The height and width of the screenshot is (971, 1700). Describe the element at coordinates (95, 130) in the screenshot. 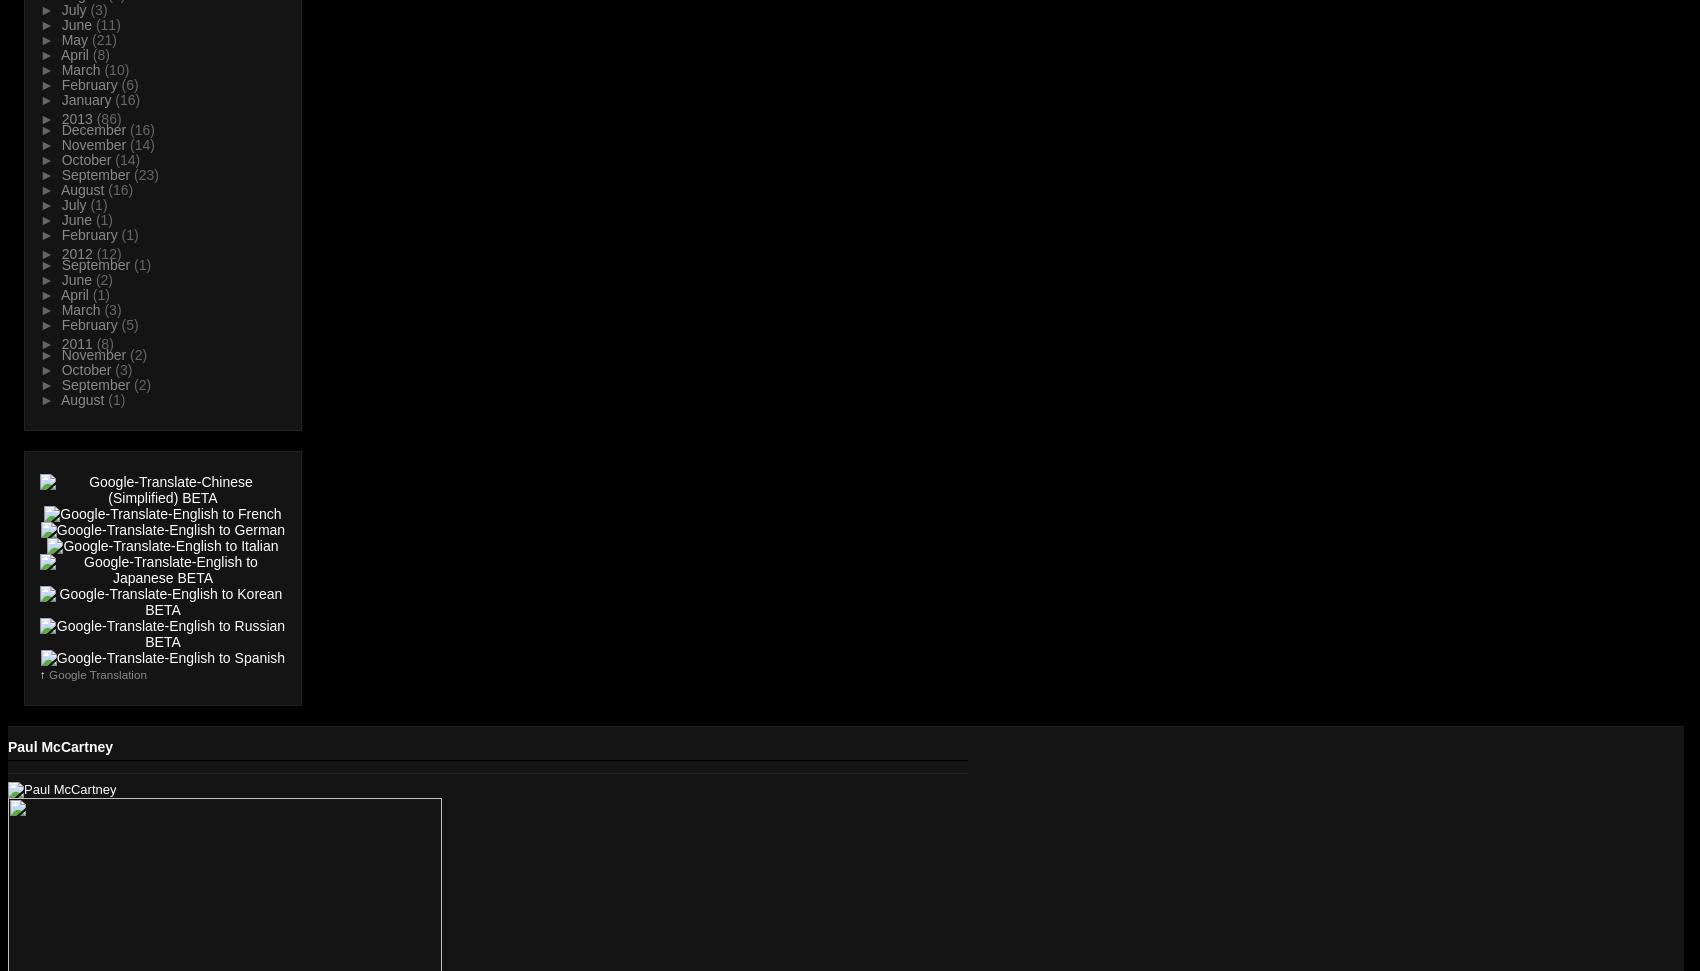

I see `'December'` at that location.